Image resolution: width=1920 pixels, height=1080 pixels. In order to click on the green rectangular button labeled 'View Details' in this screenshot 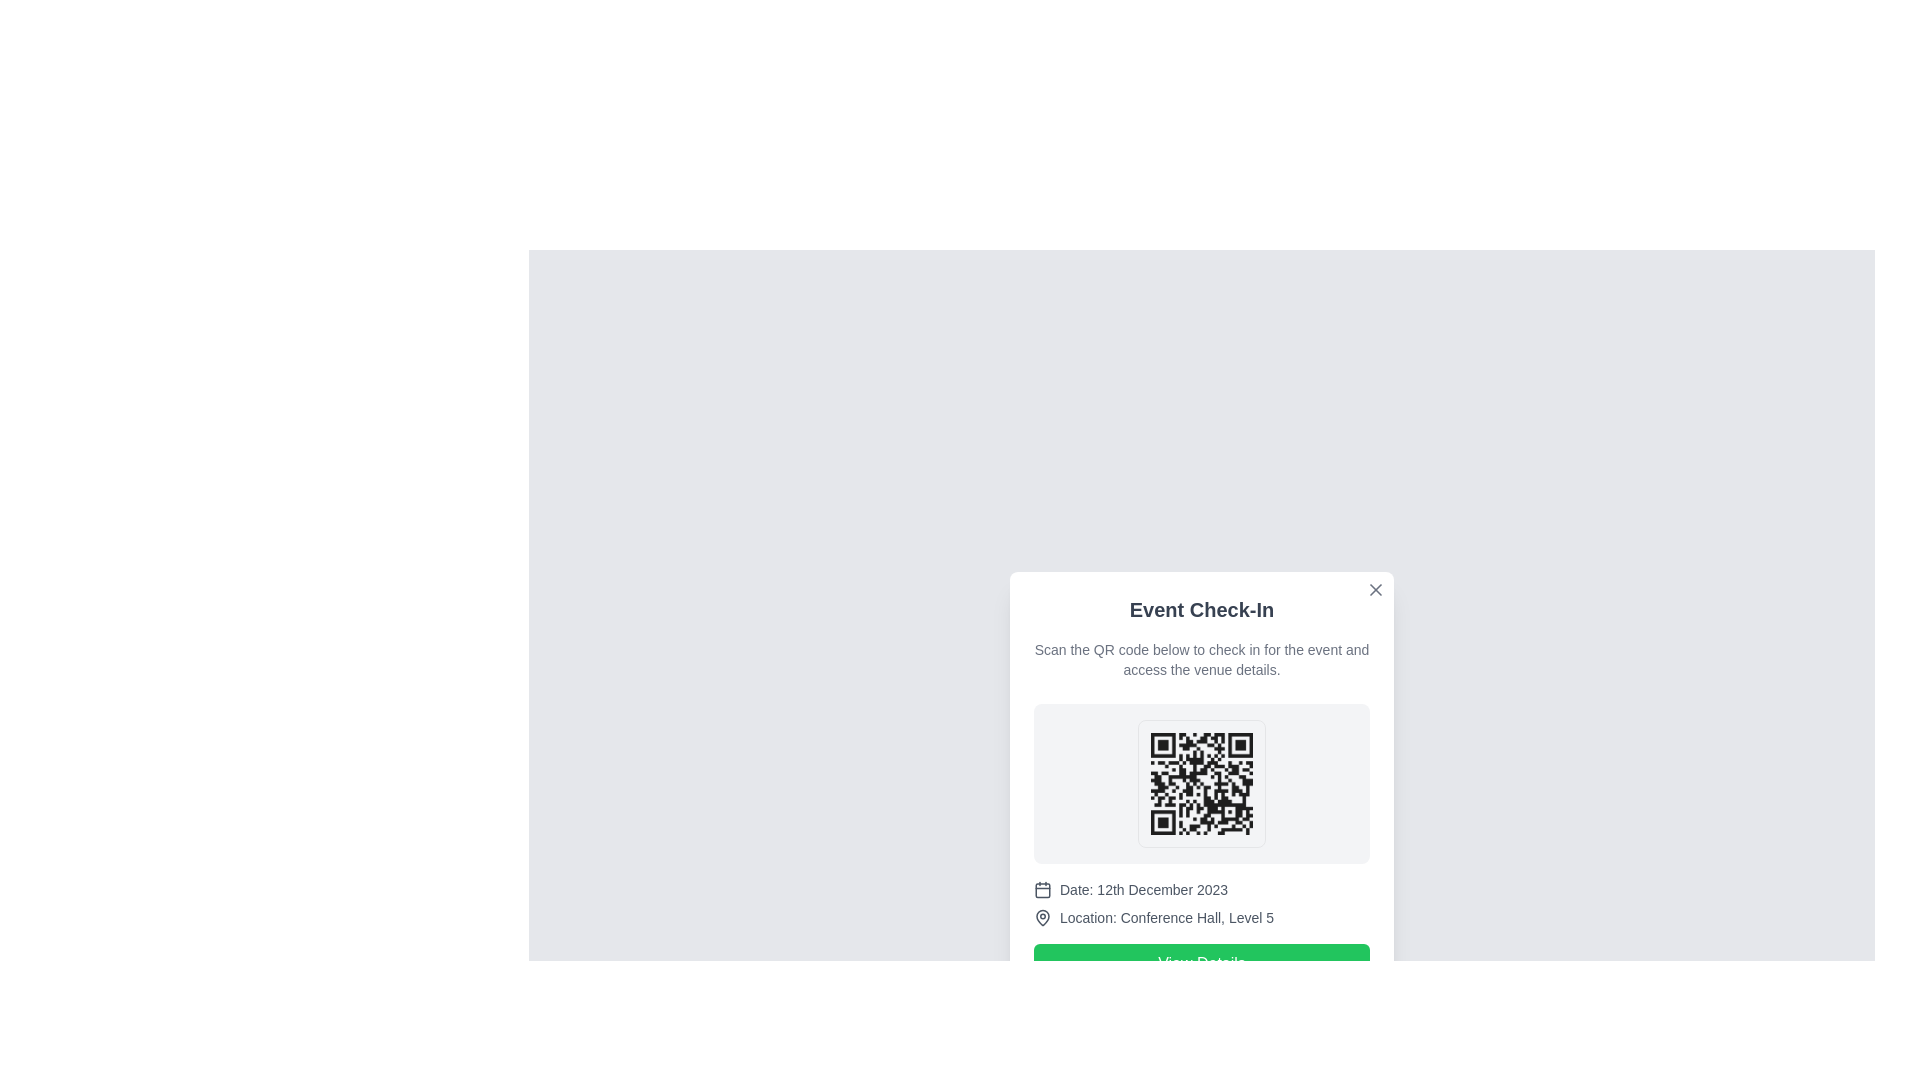, I will do `click(1200, 963)`.